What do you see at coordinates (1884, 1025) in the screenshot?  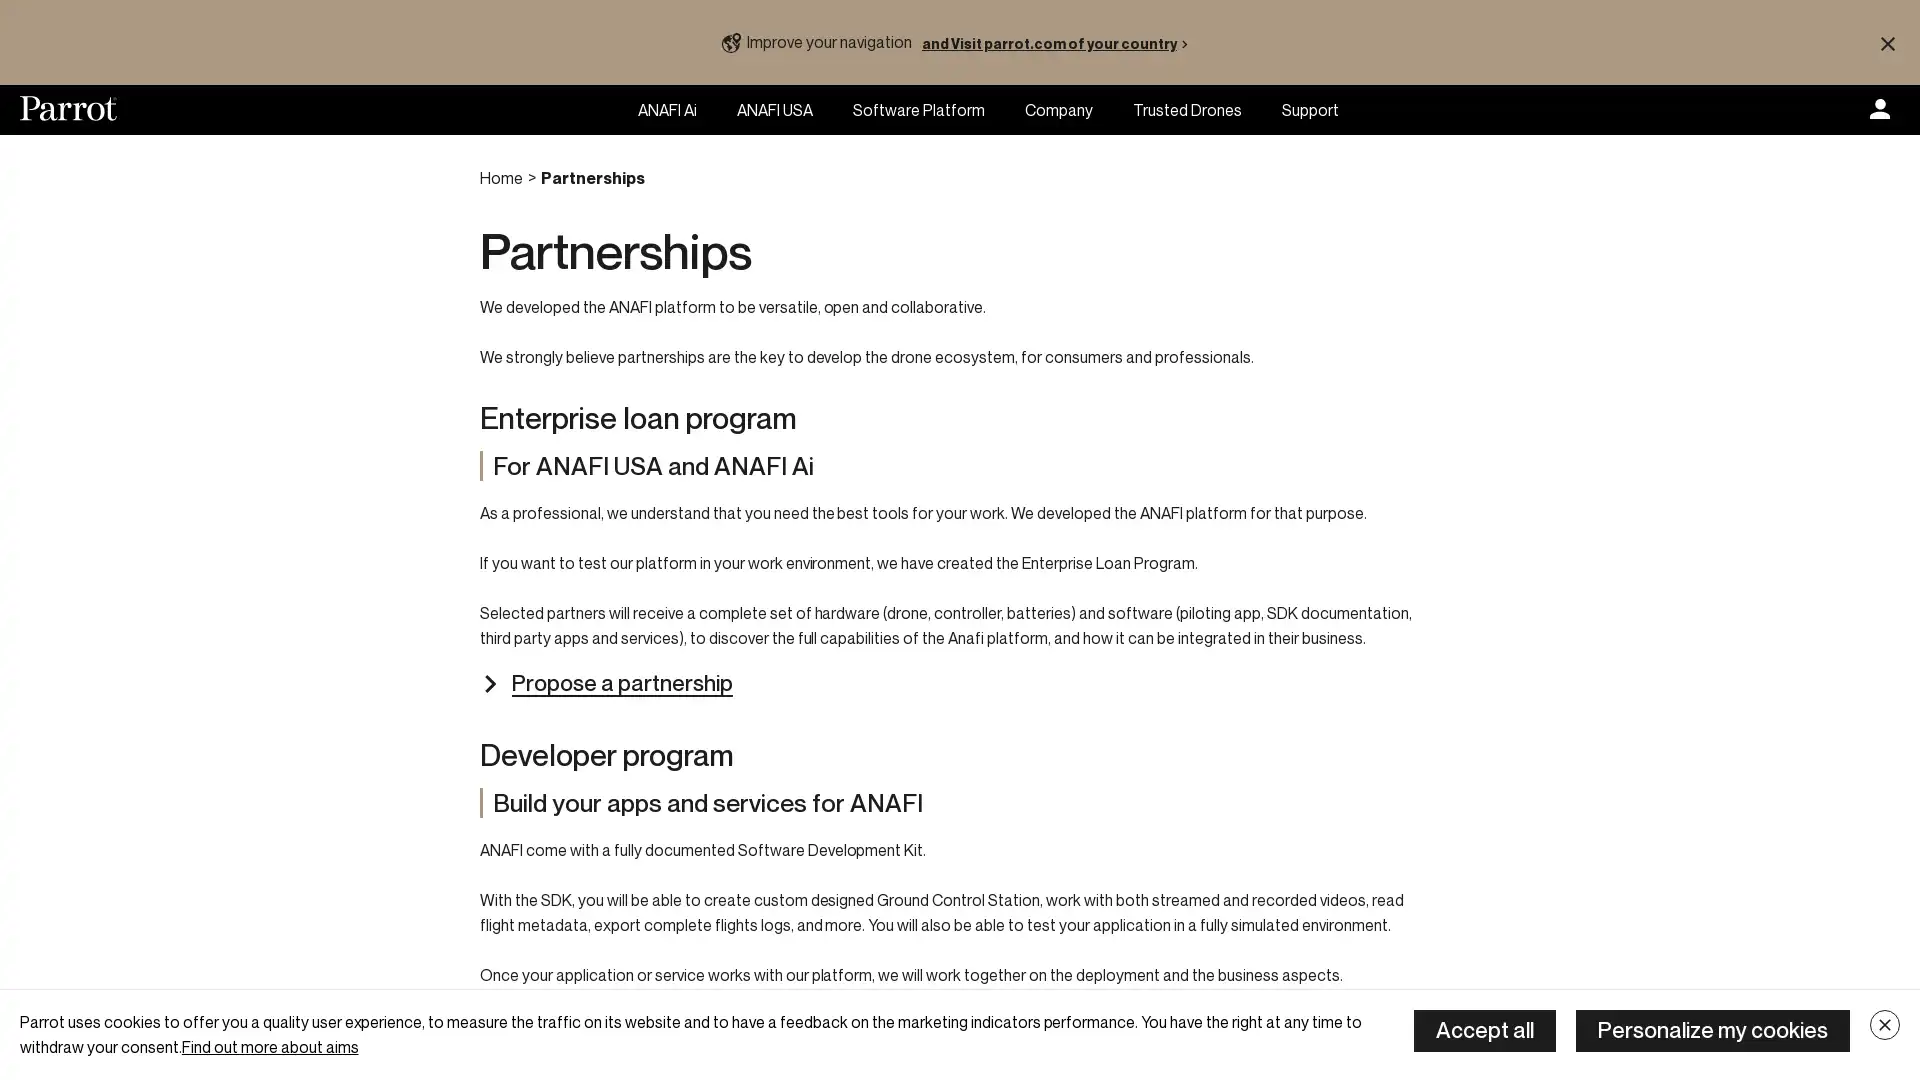 I see `close` at bounding box center [1884, 1025].